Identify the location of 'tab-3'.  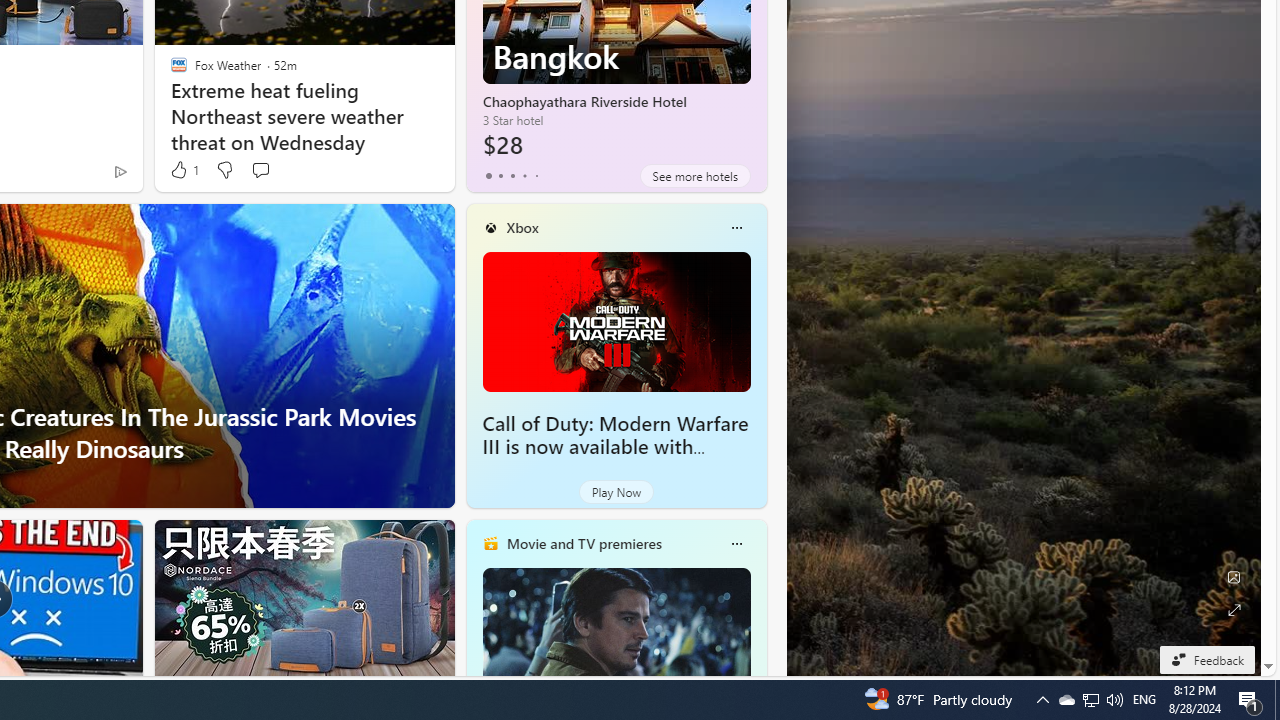
(524, 175).